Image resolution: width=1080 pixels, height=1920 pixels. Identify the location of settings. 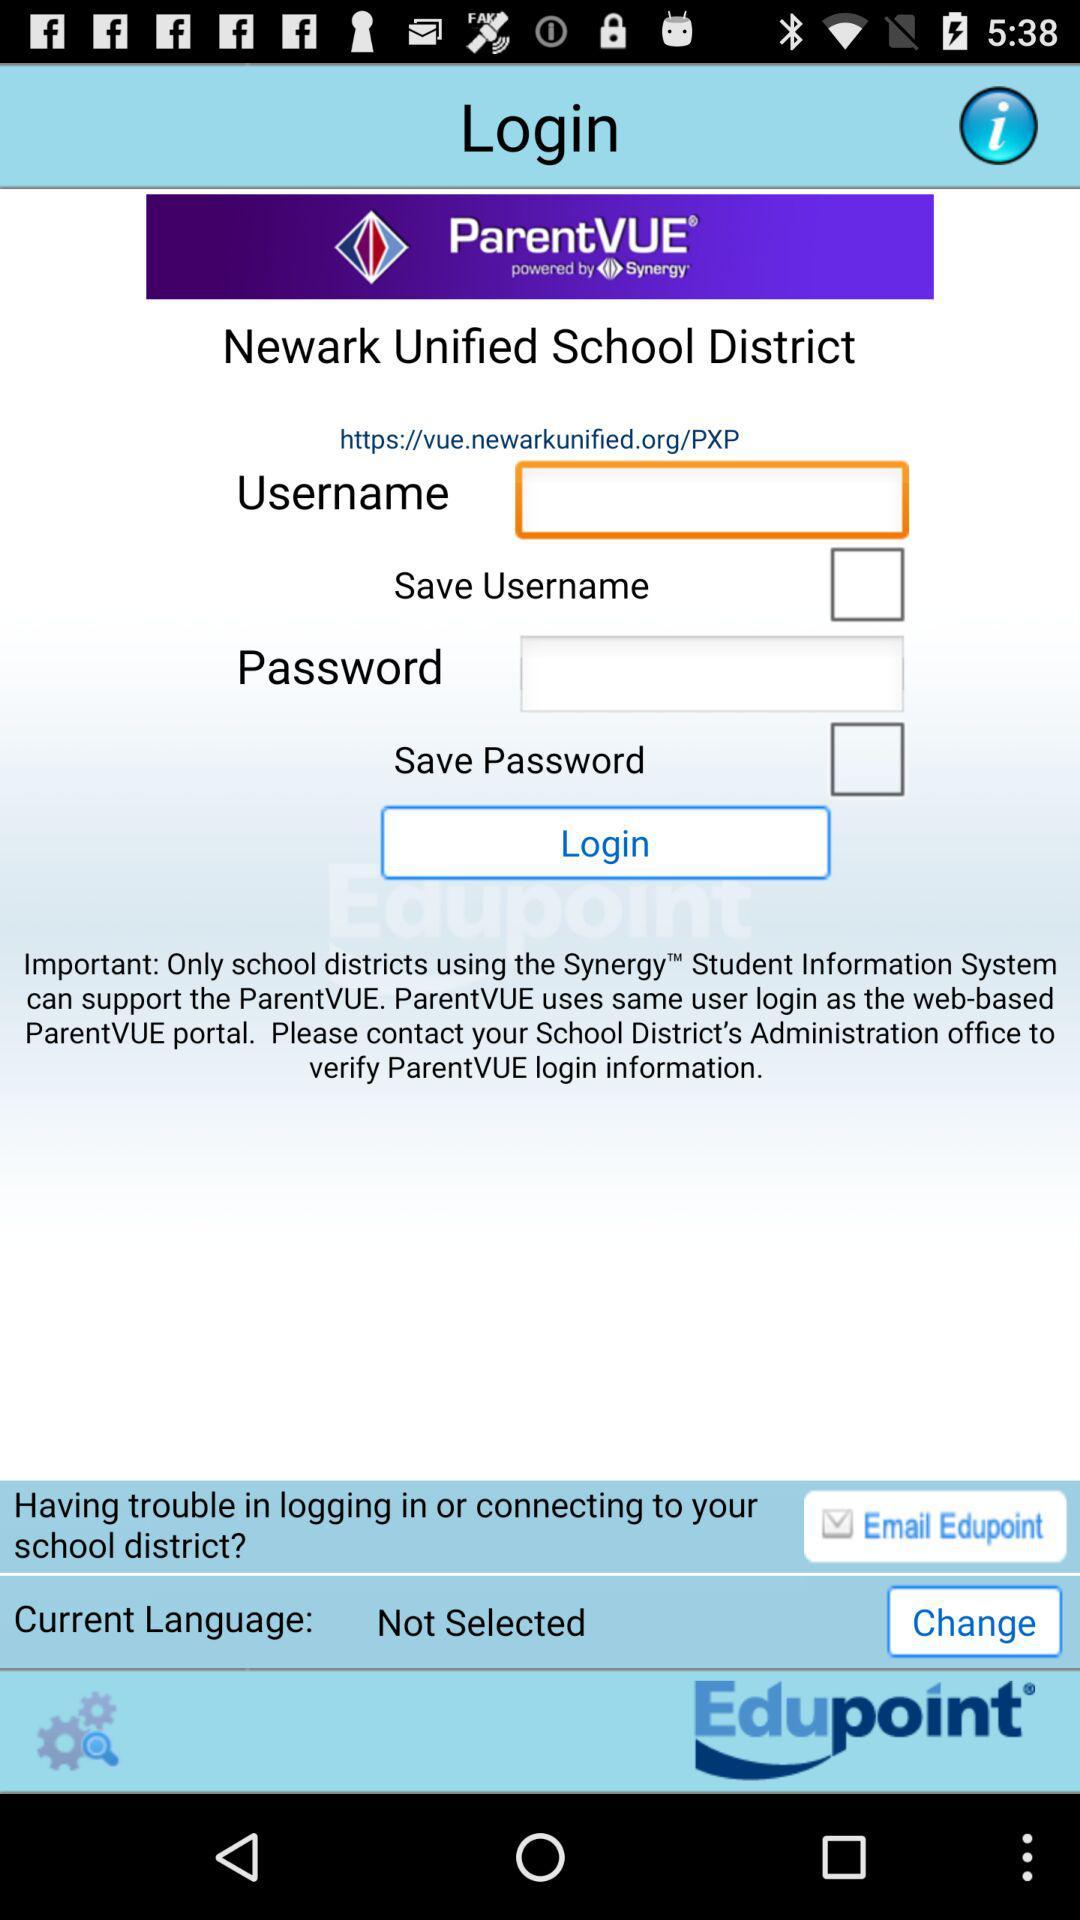
(77, 1730).